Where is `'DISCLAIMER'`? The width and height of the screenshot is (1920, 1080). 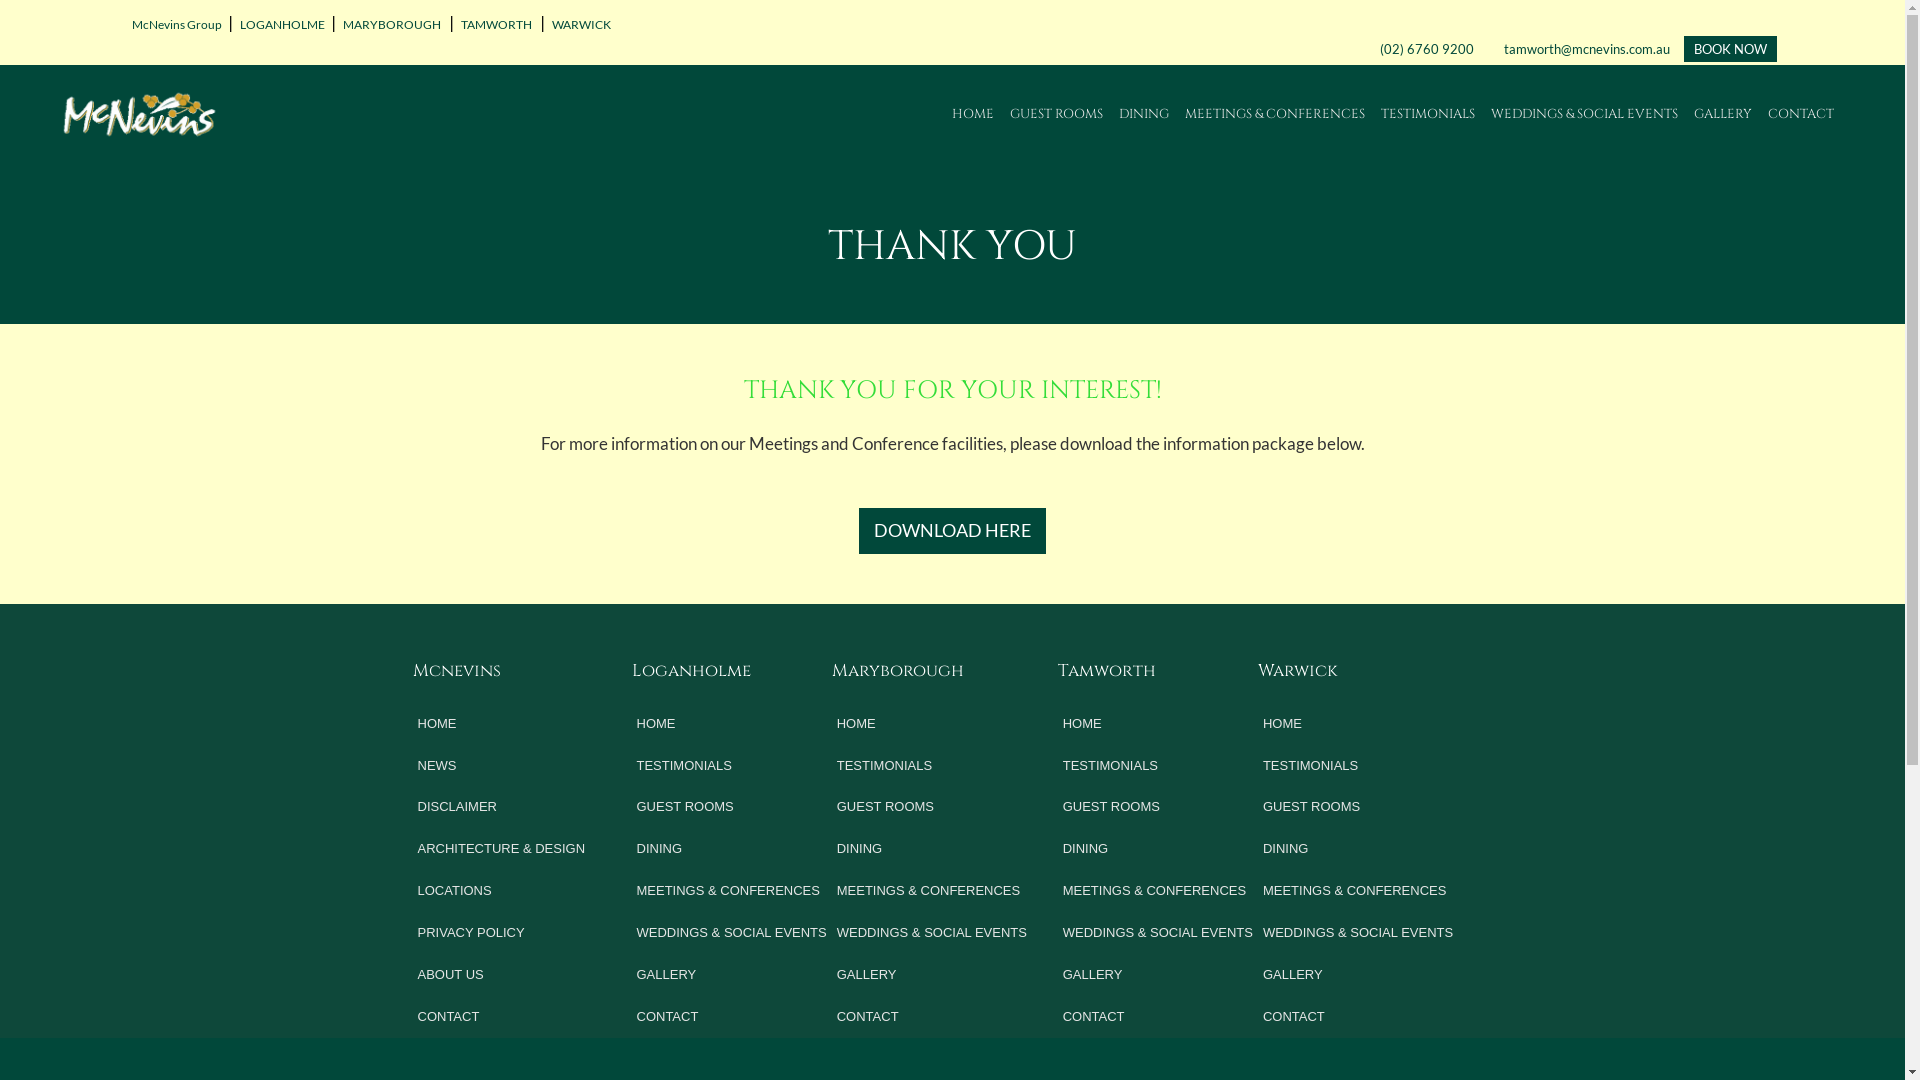 'DISCLAIMER' is located at coordinates (411, 805).